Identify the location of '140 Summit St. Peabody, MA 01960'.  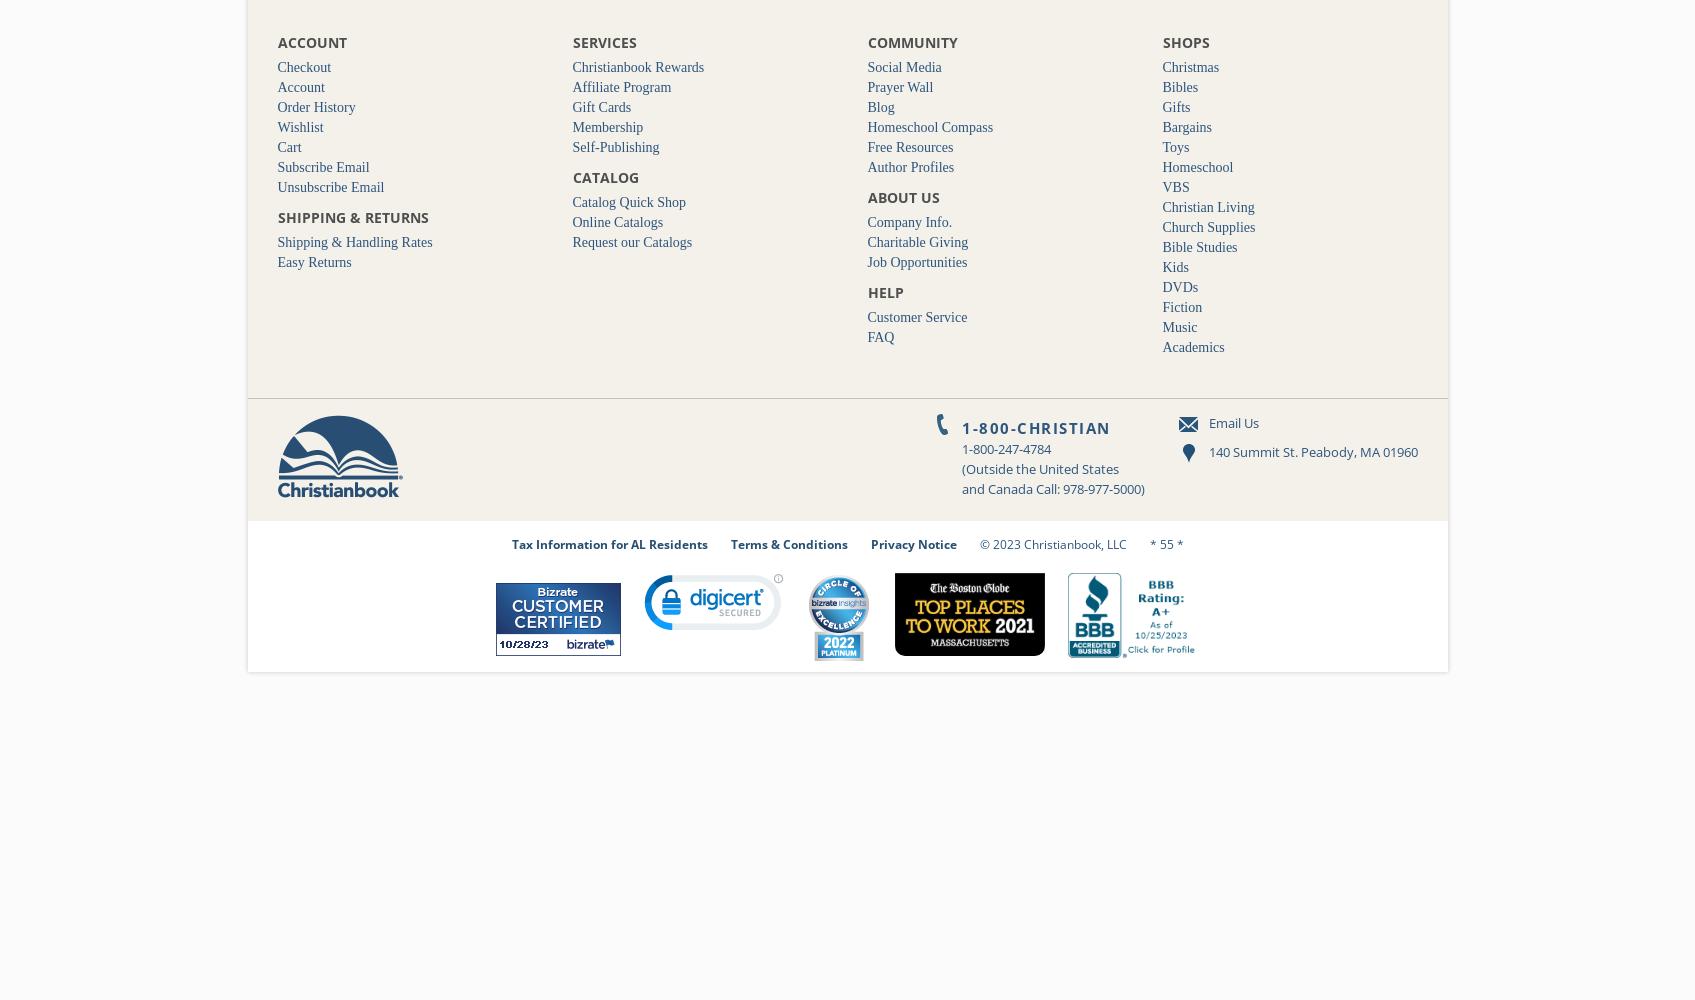
(1312, 450).